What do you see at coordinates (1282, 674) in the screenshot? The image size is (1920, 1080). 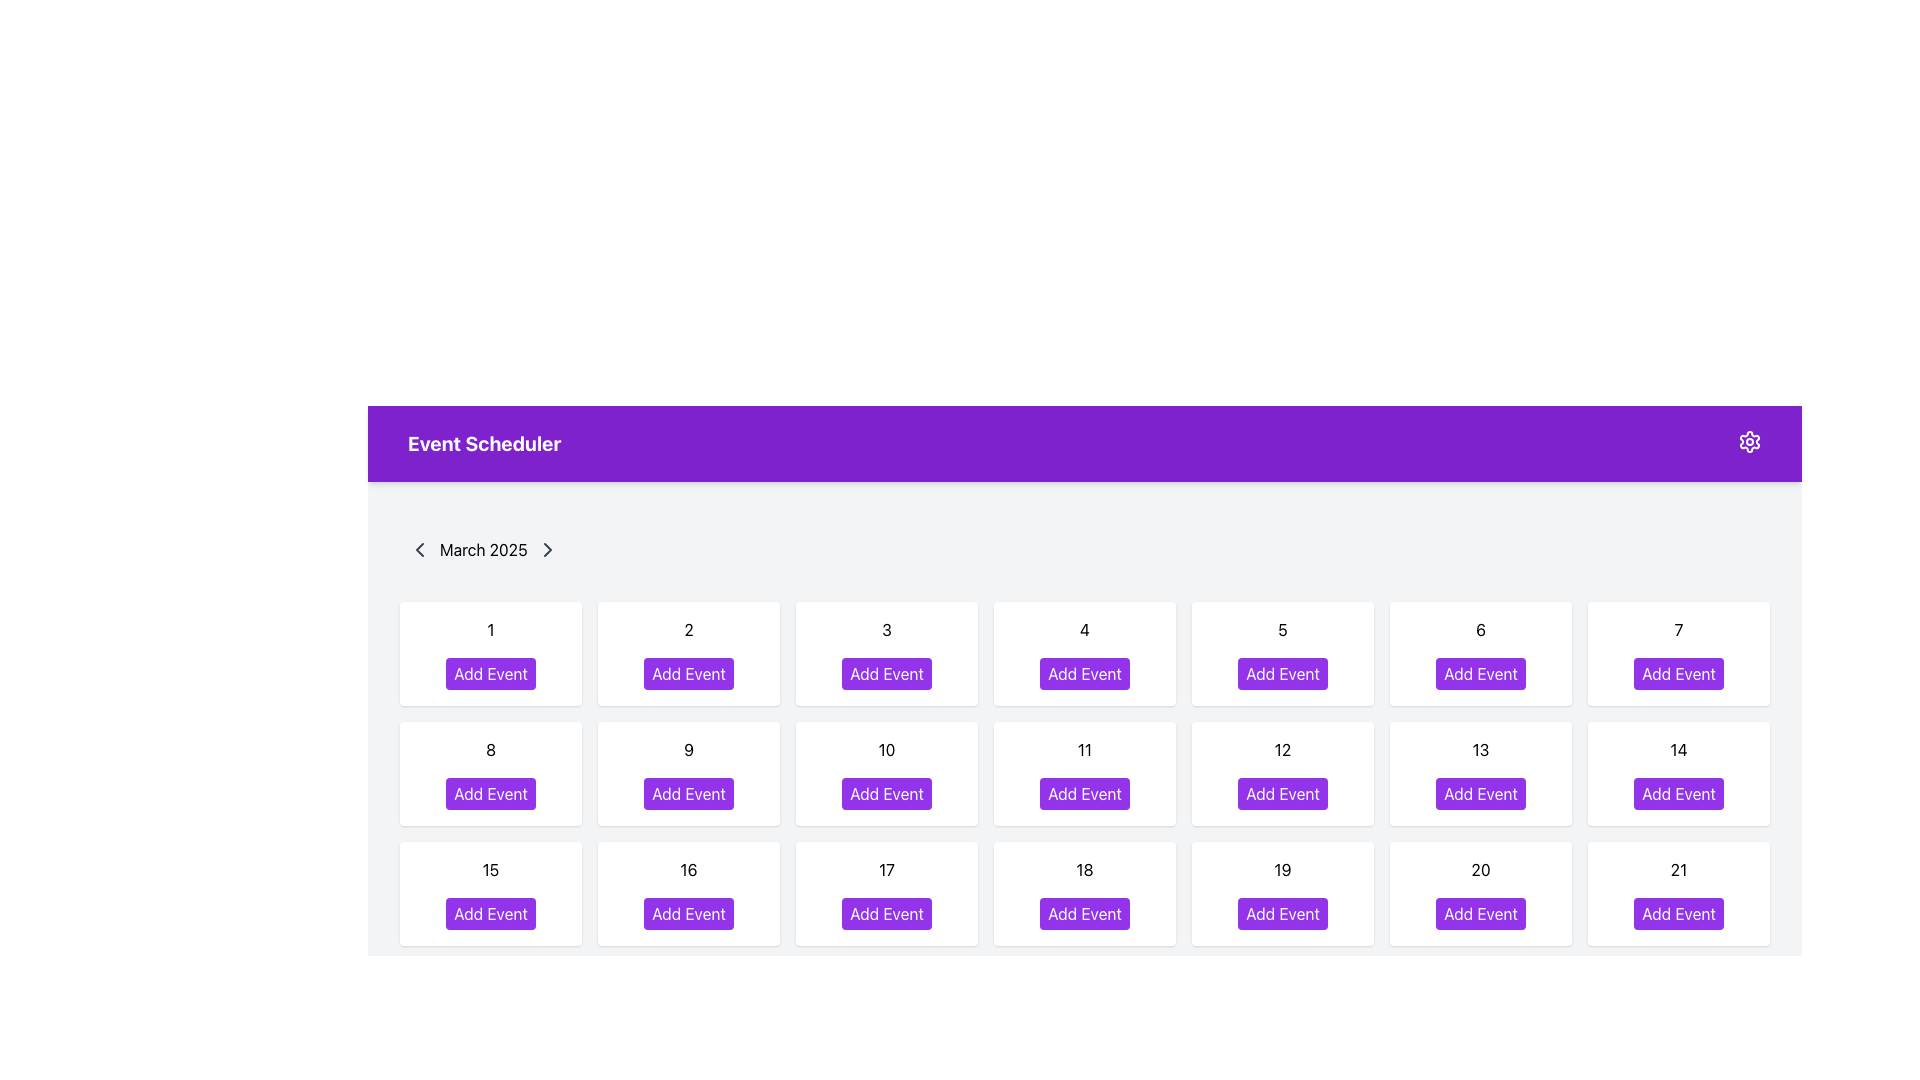 I see `the button located within the fifth tile of the first row in the grid layout of the event scheduler` at bounding box center [1282, 674].